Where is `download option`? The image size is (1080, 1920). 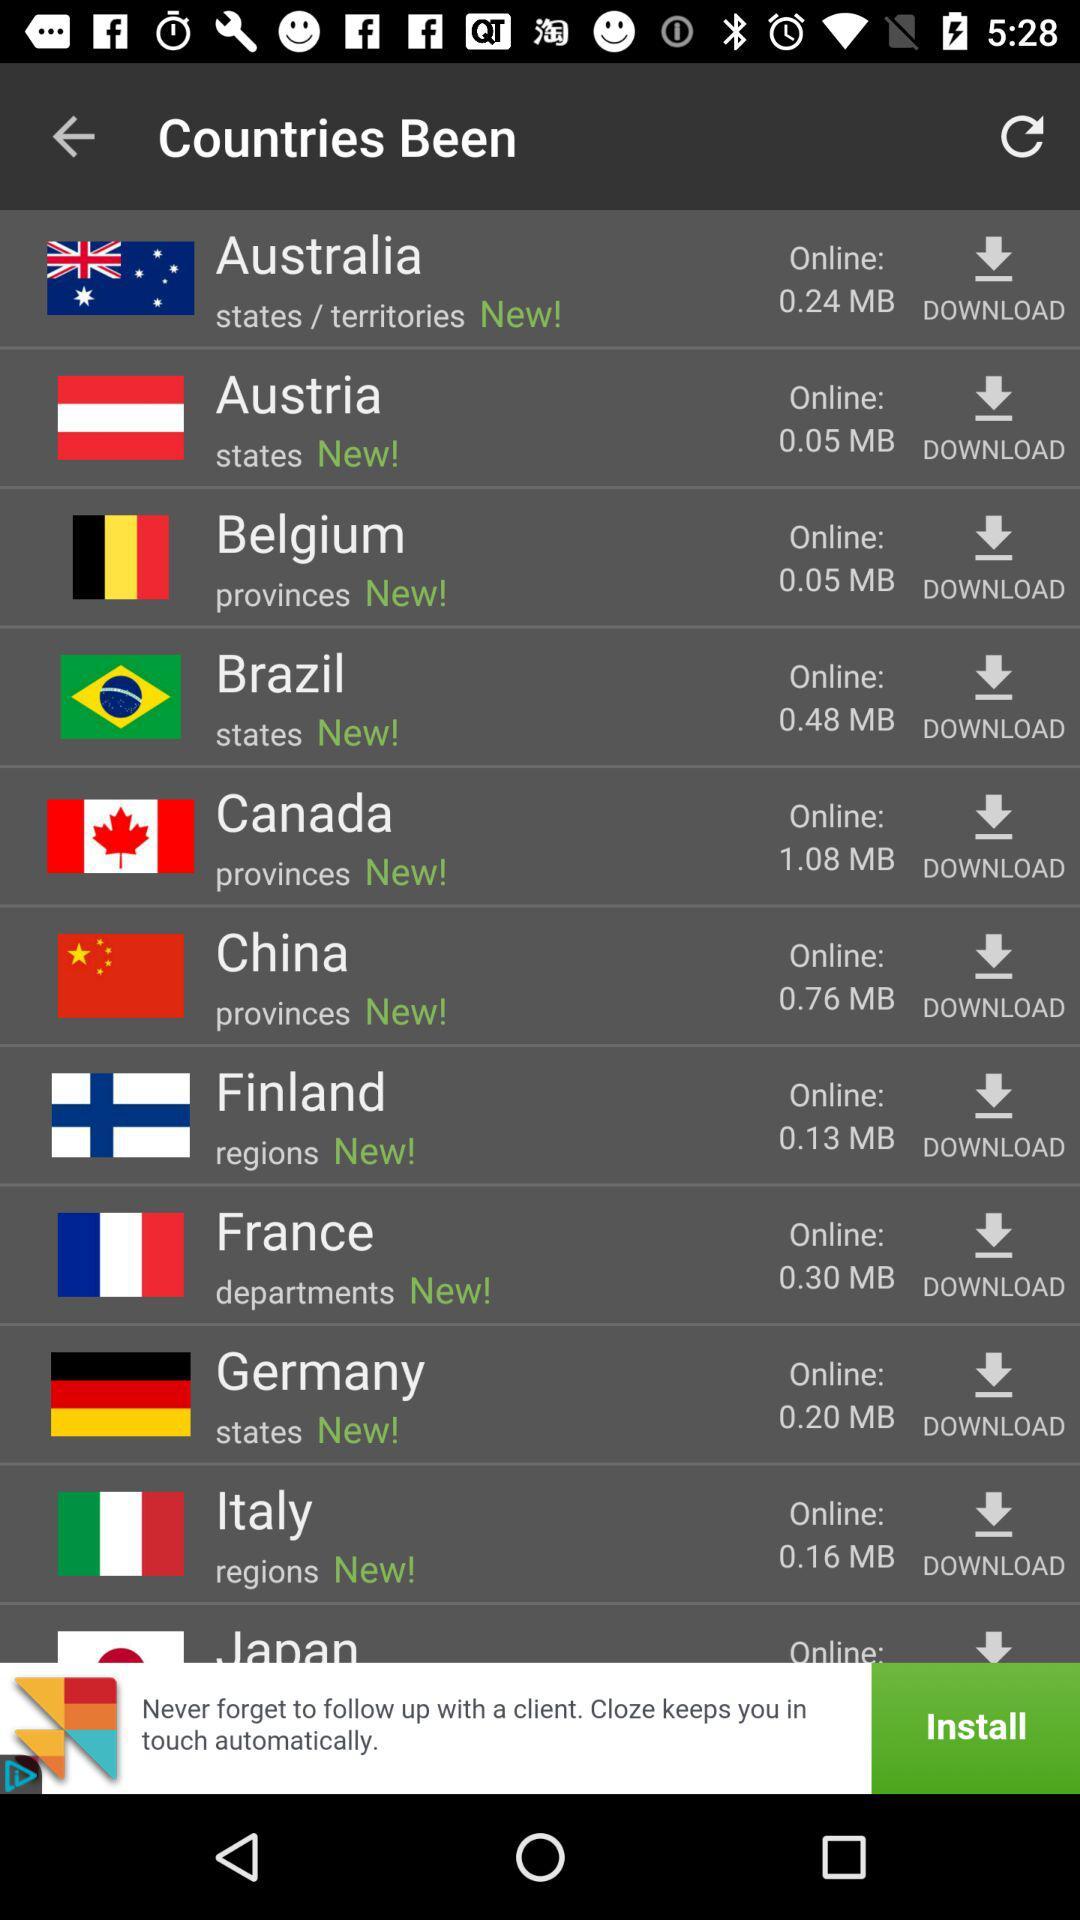 download option is located at coordinates (993, 539).